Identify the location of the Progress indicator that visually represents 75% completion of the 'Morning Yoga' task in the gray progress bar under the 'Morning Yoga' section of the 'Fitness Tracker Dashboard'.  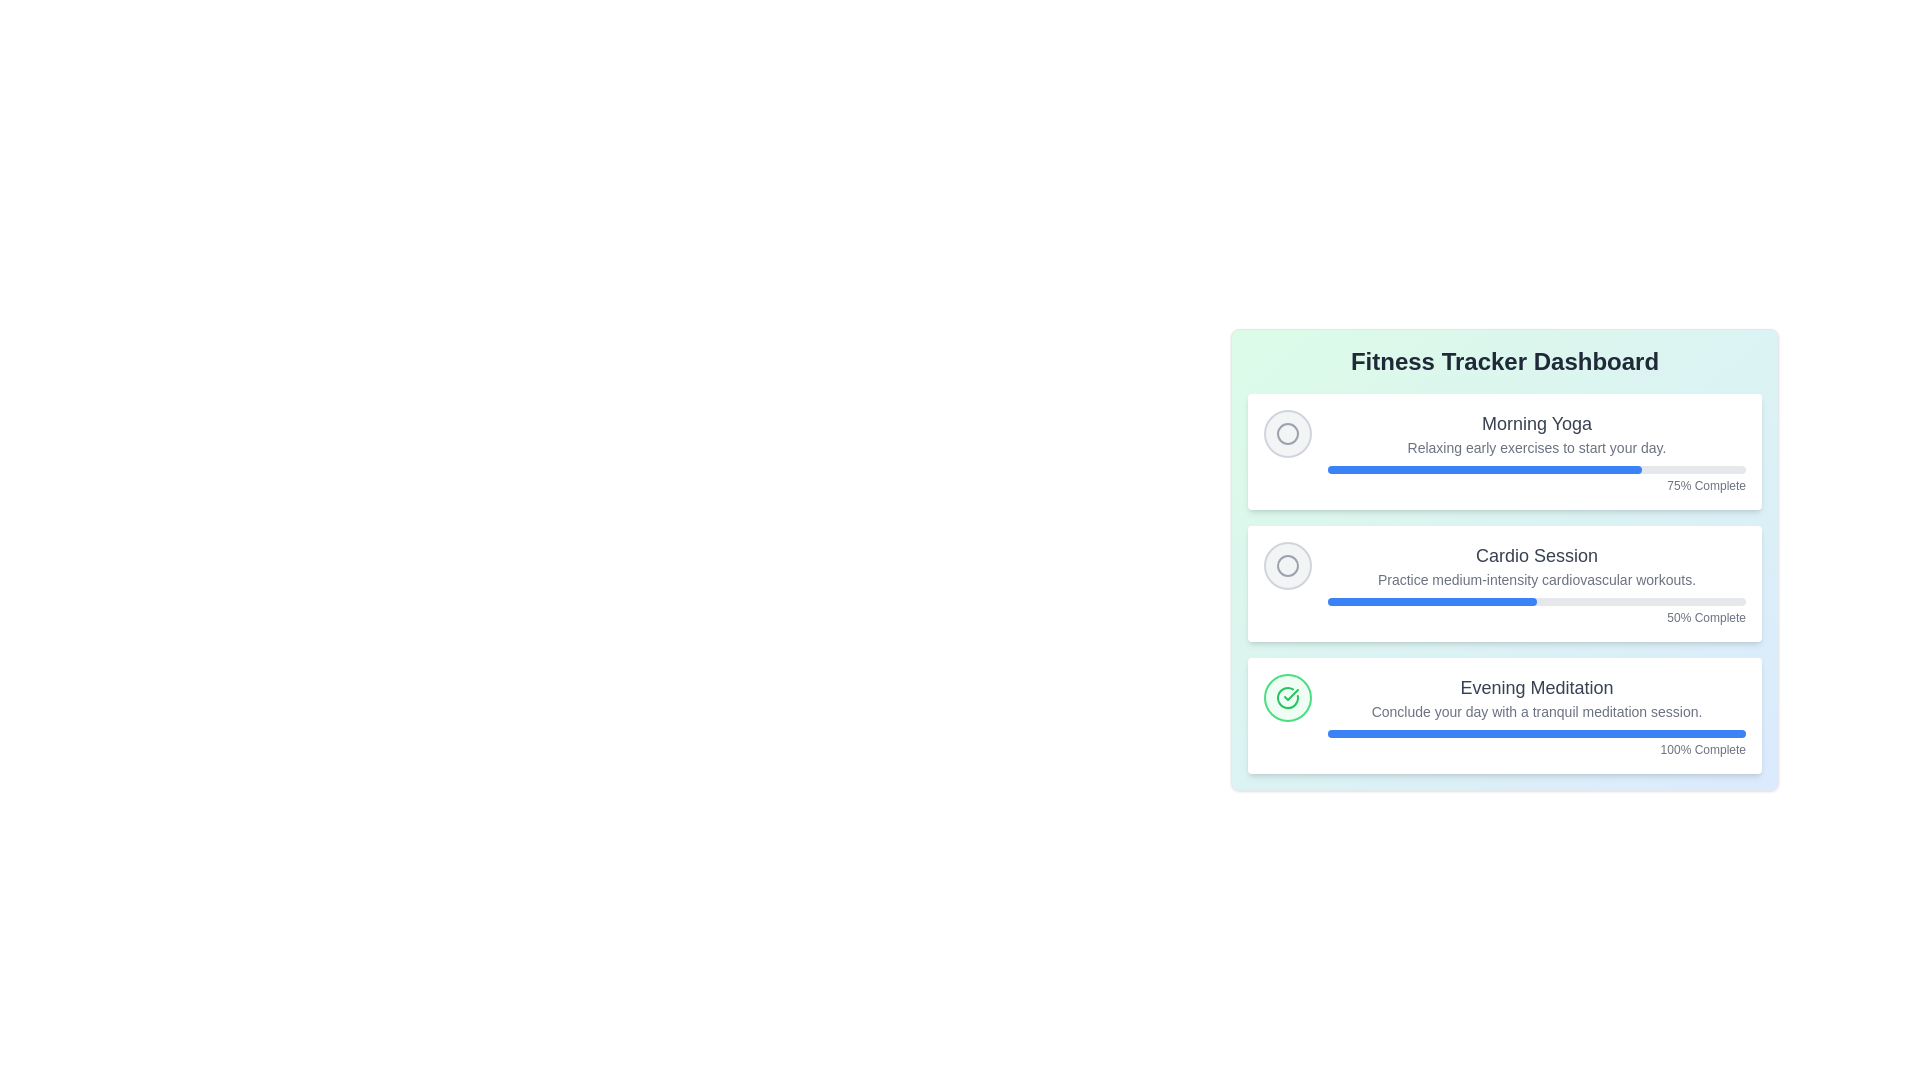
(1484, 470).